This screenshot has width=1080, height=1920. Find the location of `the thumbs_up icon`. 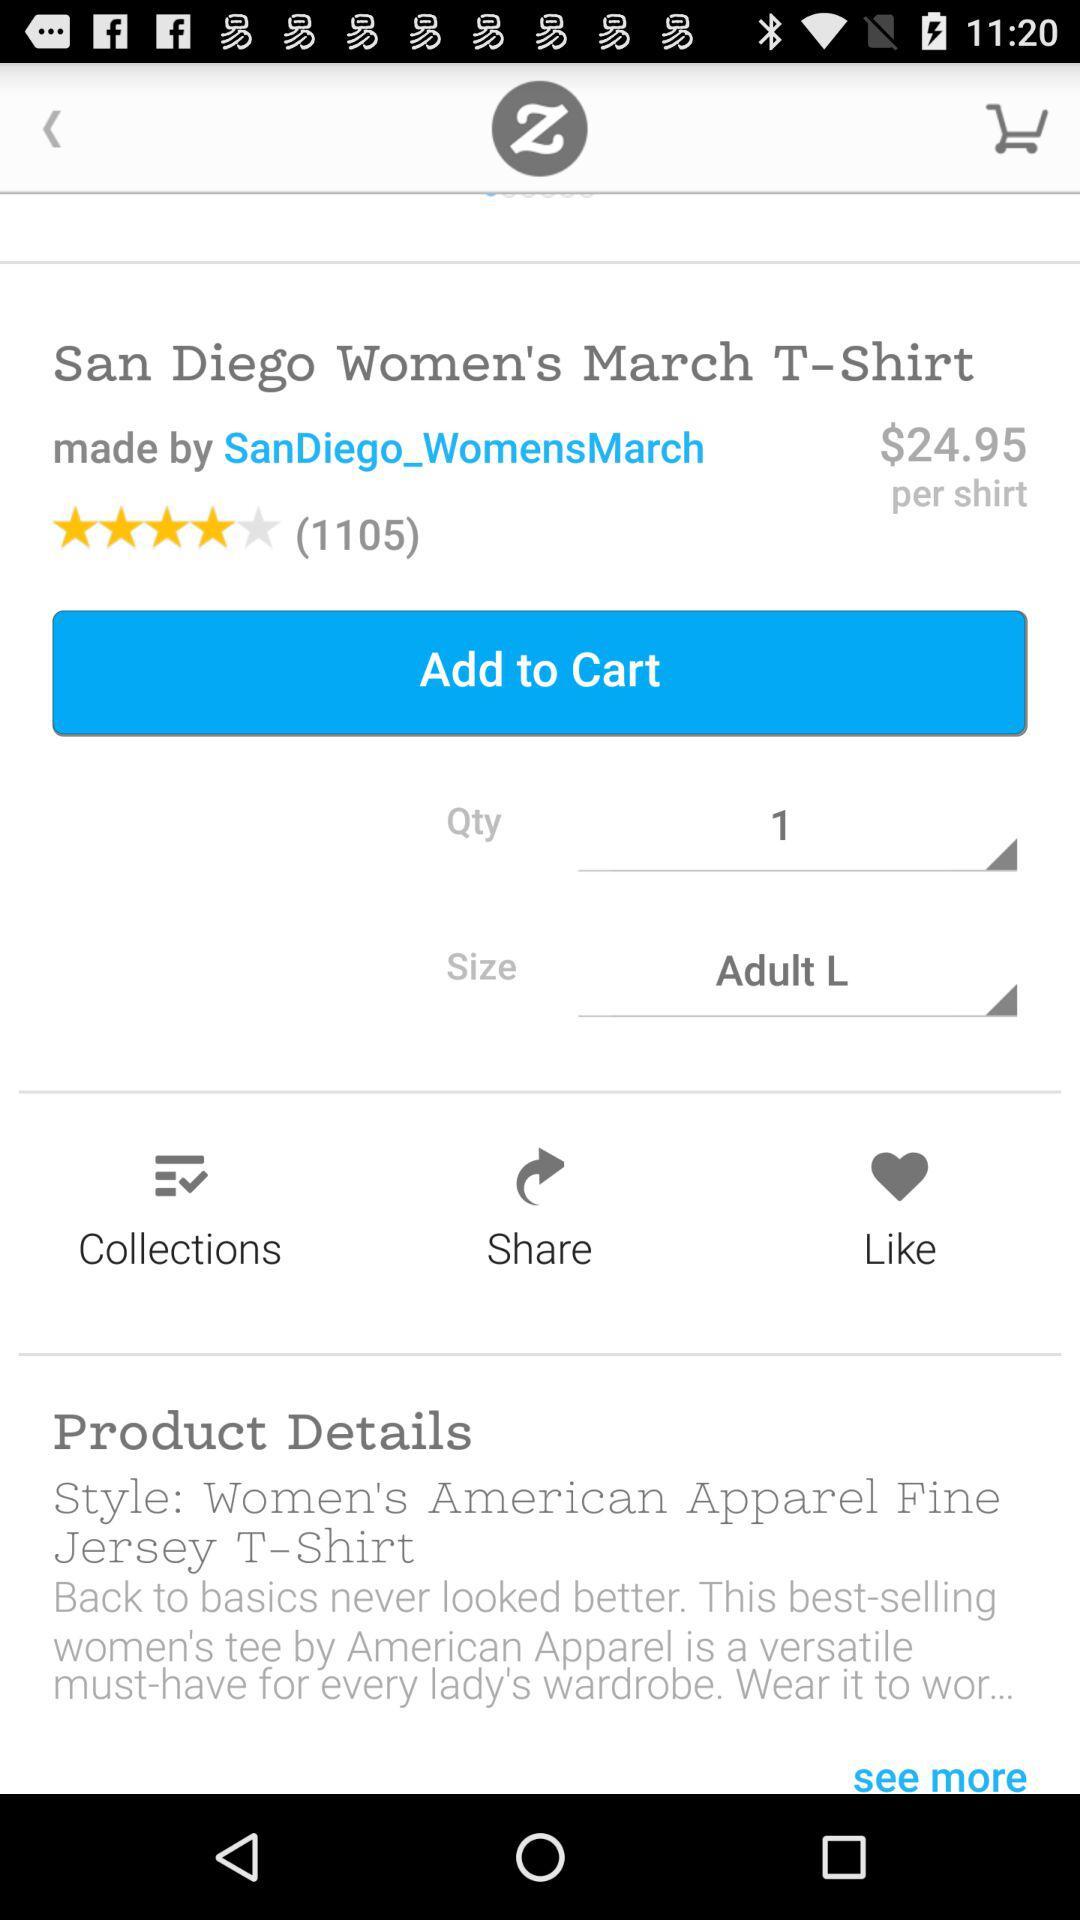

the thumbs_up icon is located at coordinates (566, 209).